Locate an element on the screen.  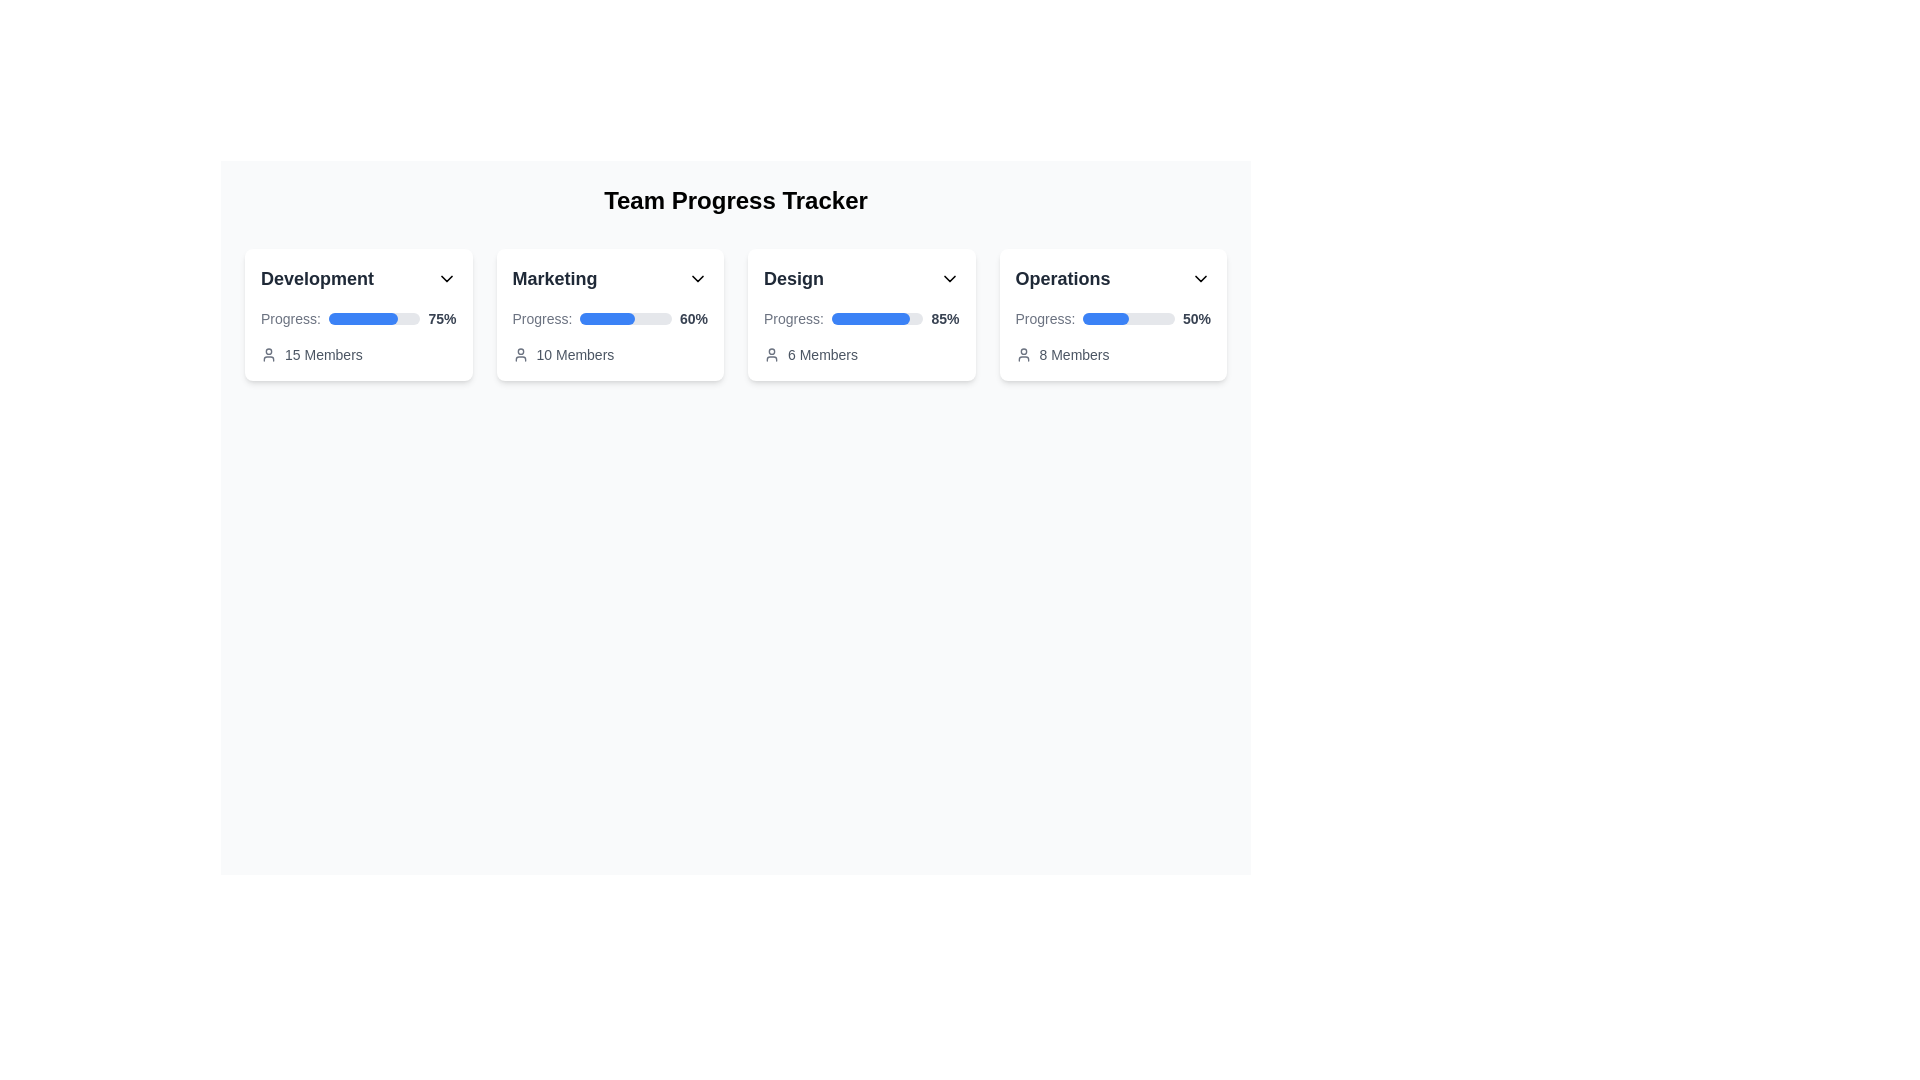
surrounding text to understand the context of the progress displayed in the progress indicator labeled 'Progress:' with a value of '75%' in the 'Development' card of the 'Team Progress Tracker' is located at coordinates (358, 318).